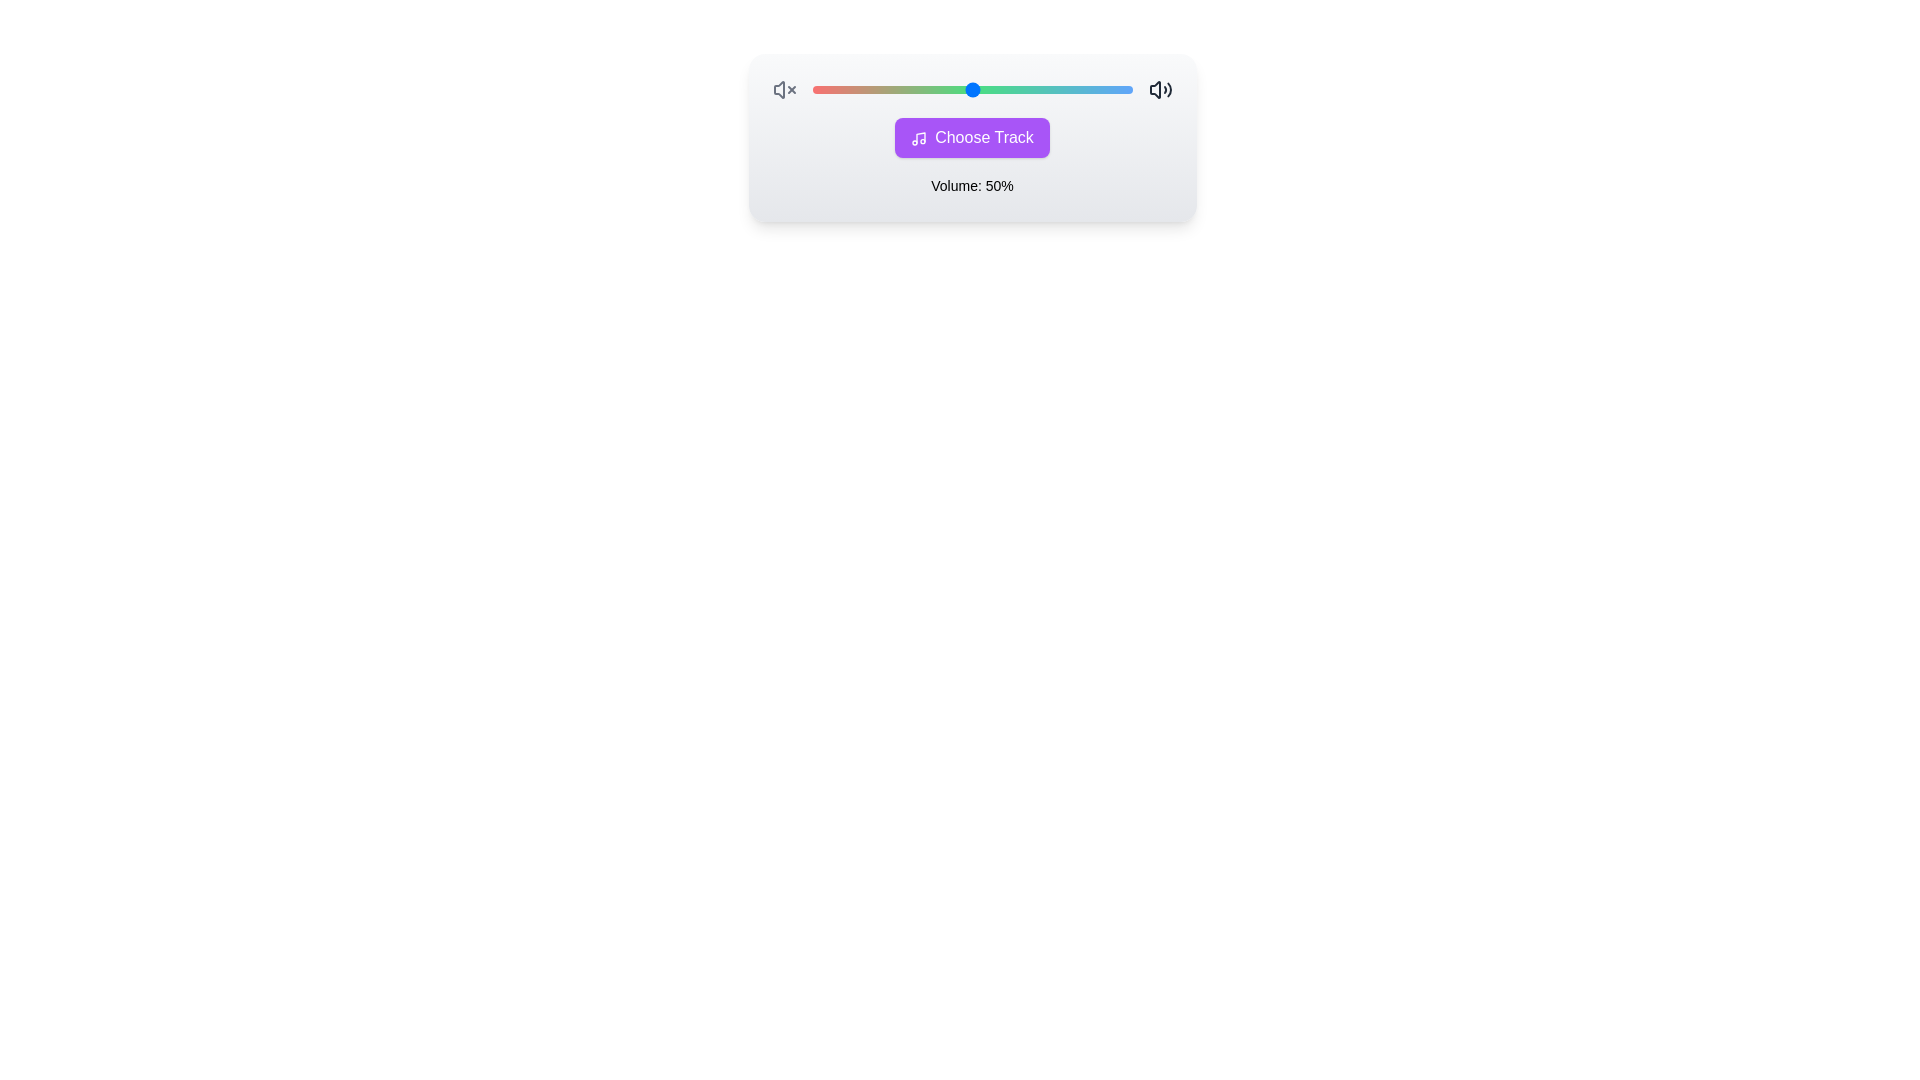 The image size is (1920, 1080). I want to click on the volume to 47% using the slider, so click(962, 88).